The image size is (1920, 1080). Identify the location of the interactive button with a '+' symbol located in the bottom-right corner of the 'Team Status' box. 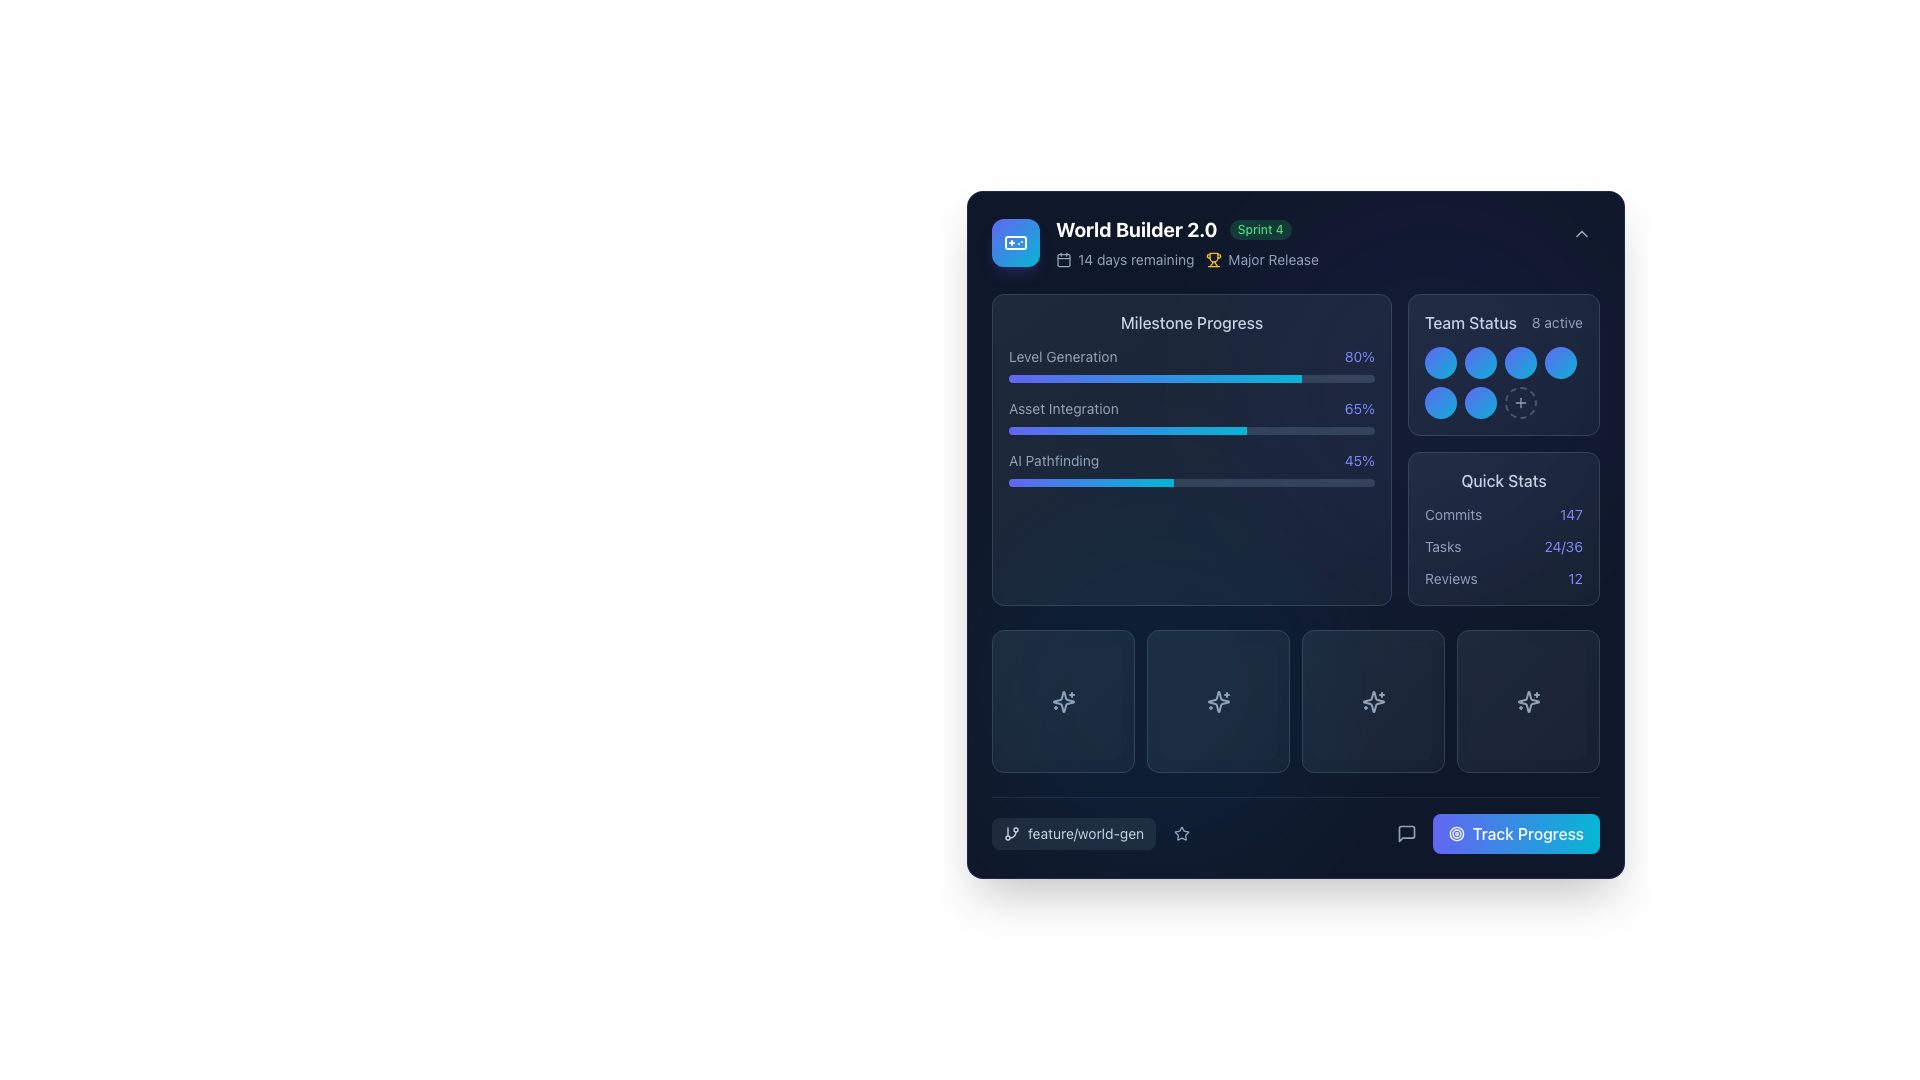
(1503, 382).